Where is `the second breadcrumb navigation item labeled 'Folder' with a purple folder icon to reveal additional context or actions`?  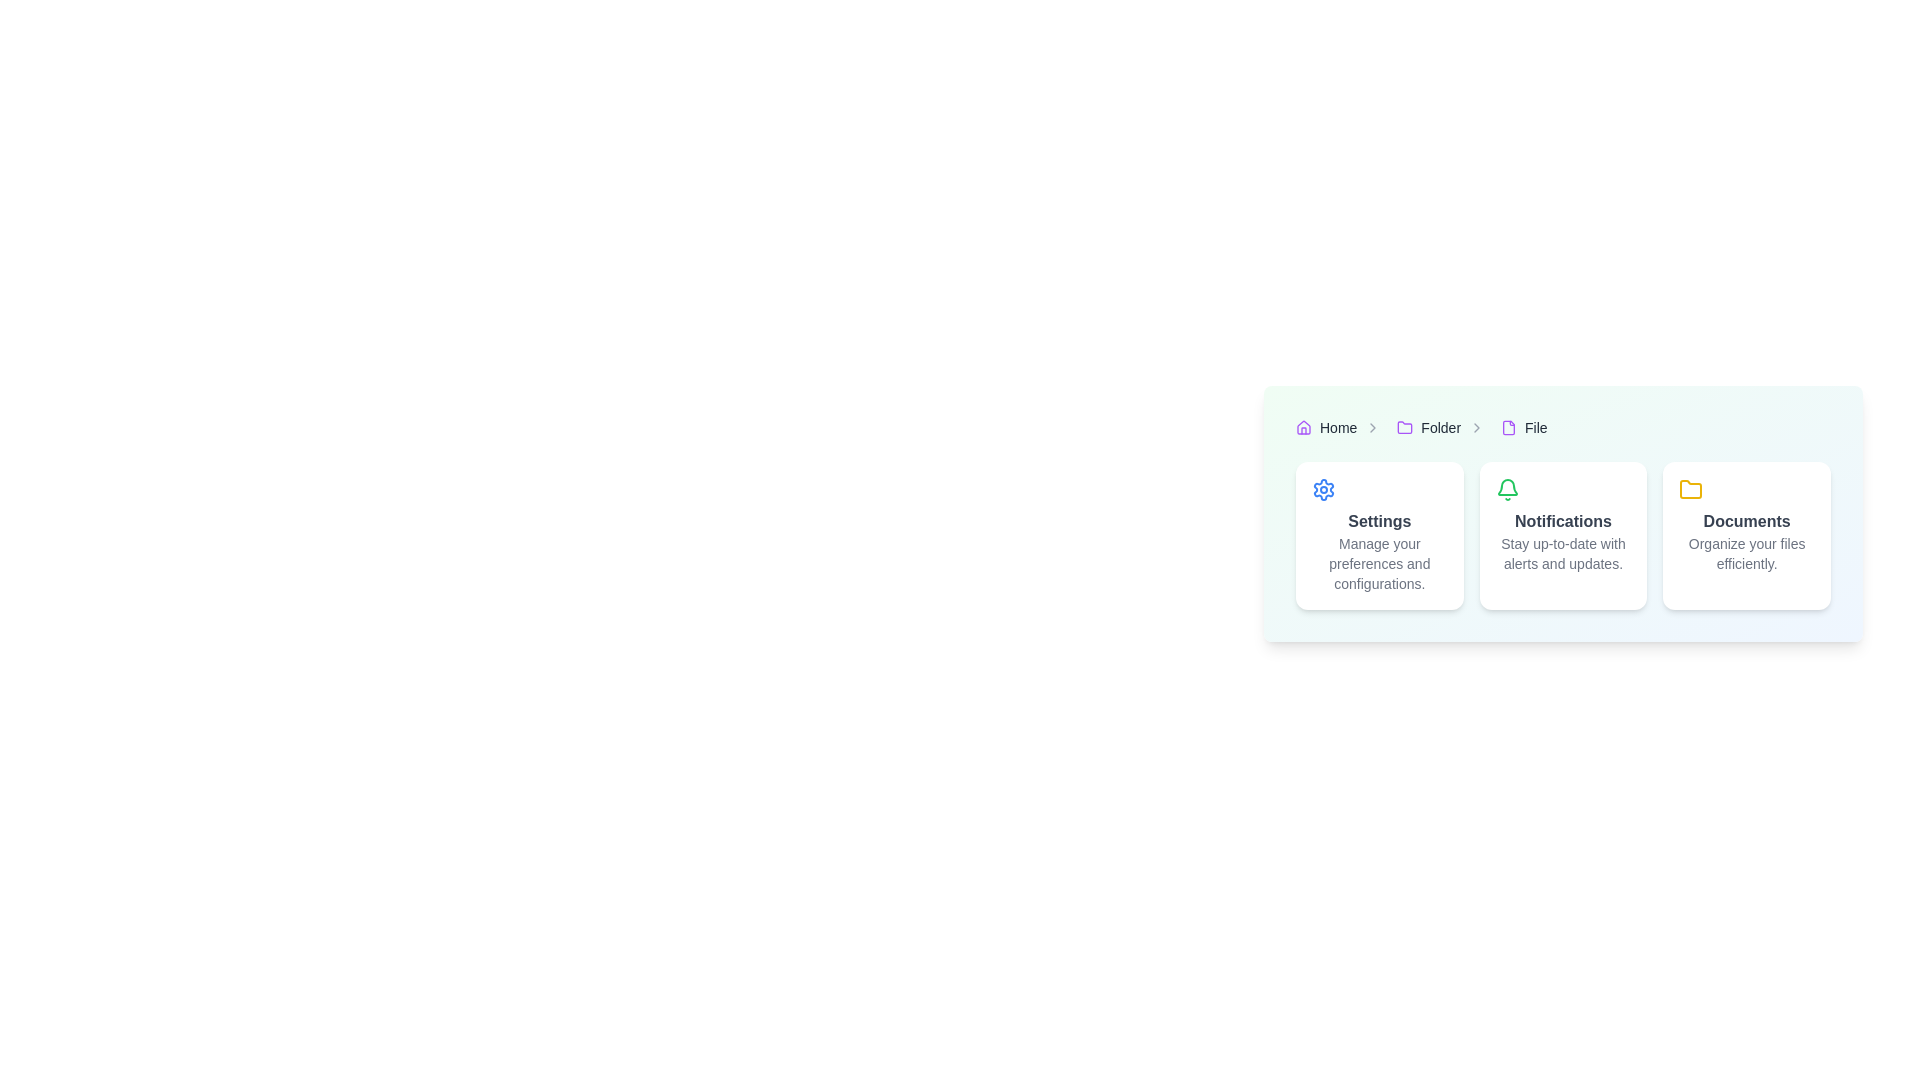 the second breadcrumb navigation item labeled 'Folder' with a purple folder icon to reveal additional context or actions is located at coordinates (1445, 427).